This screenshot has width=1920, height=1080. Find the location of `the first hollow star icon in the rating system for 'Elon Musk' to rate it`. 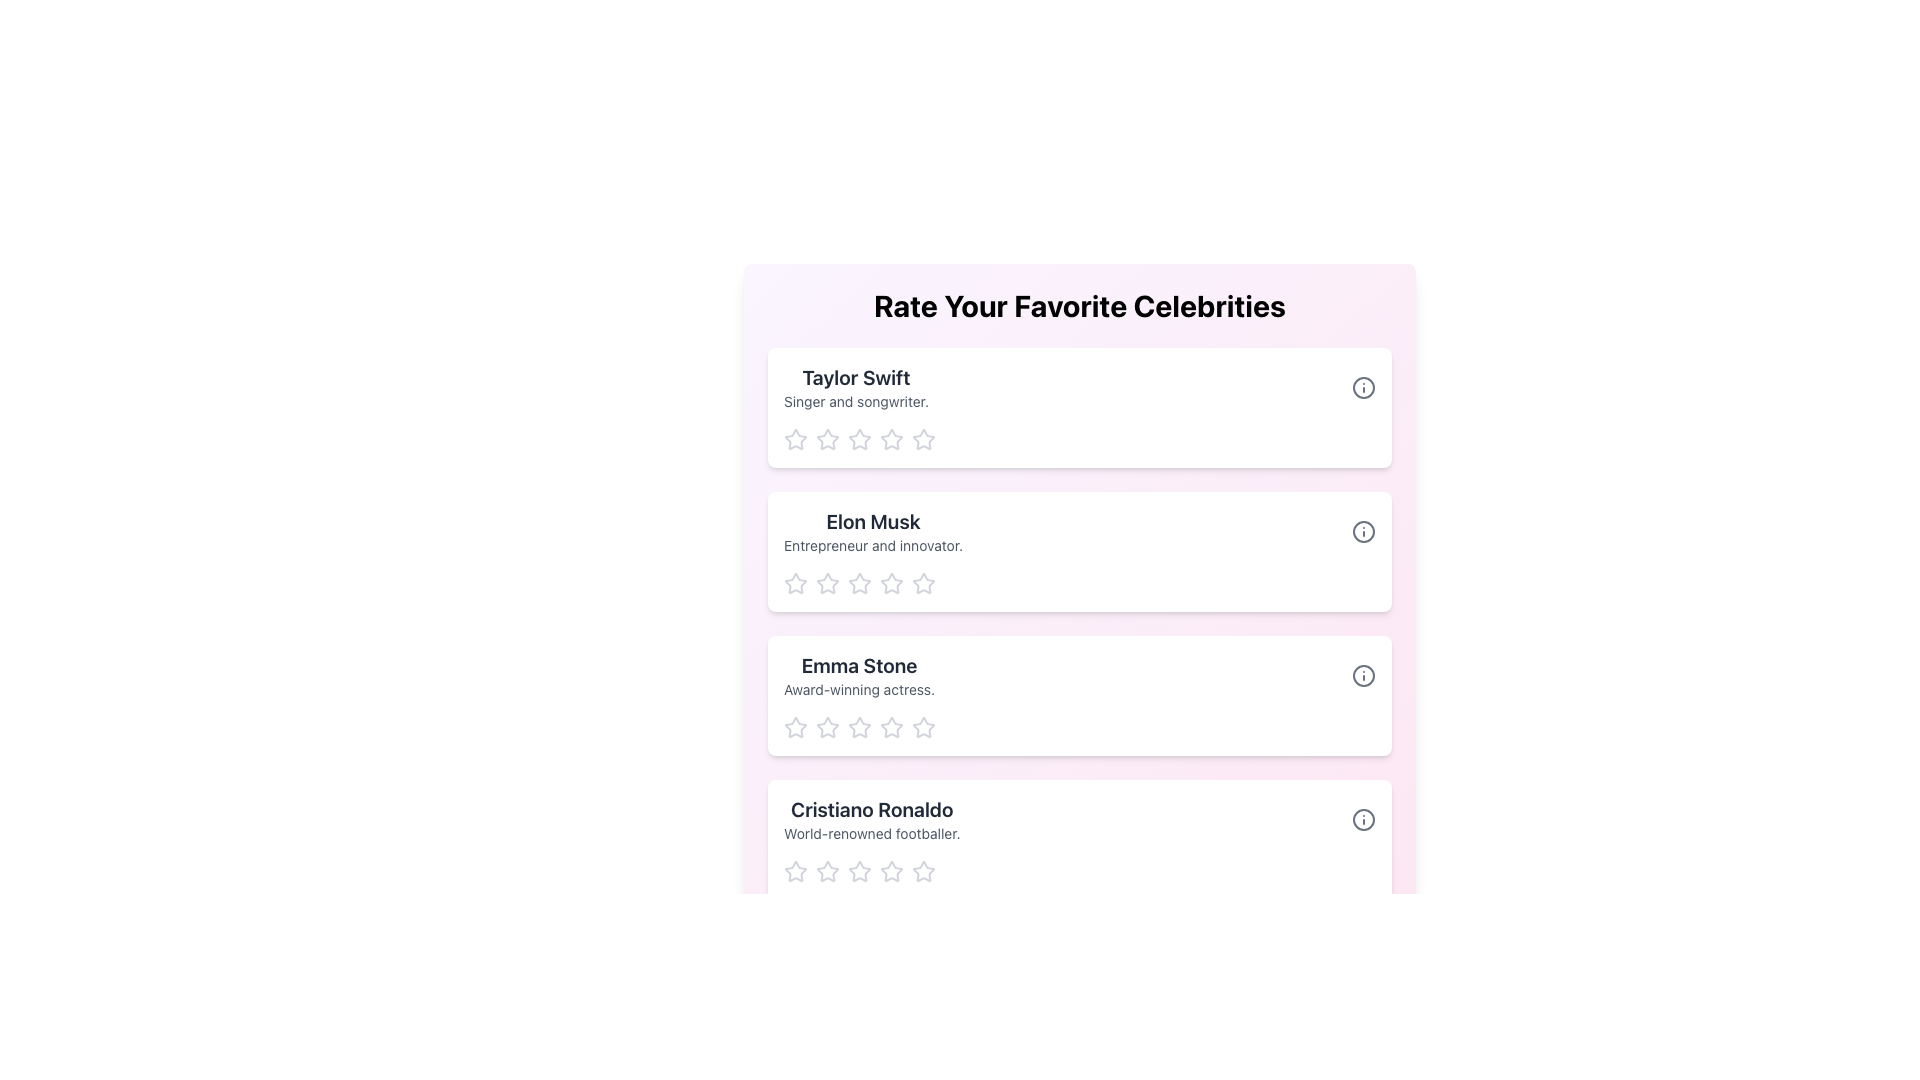

the first hollow star icon in the rating system for 'Elon Musk' to rate it is located at coordinates (795, 583).